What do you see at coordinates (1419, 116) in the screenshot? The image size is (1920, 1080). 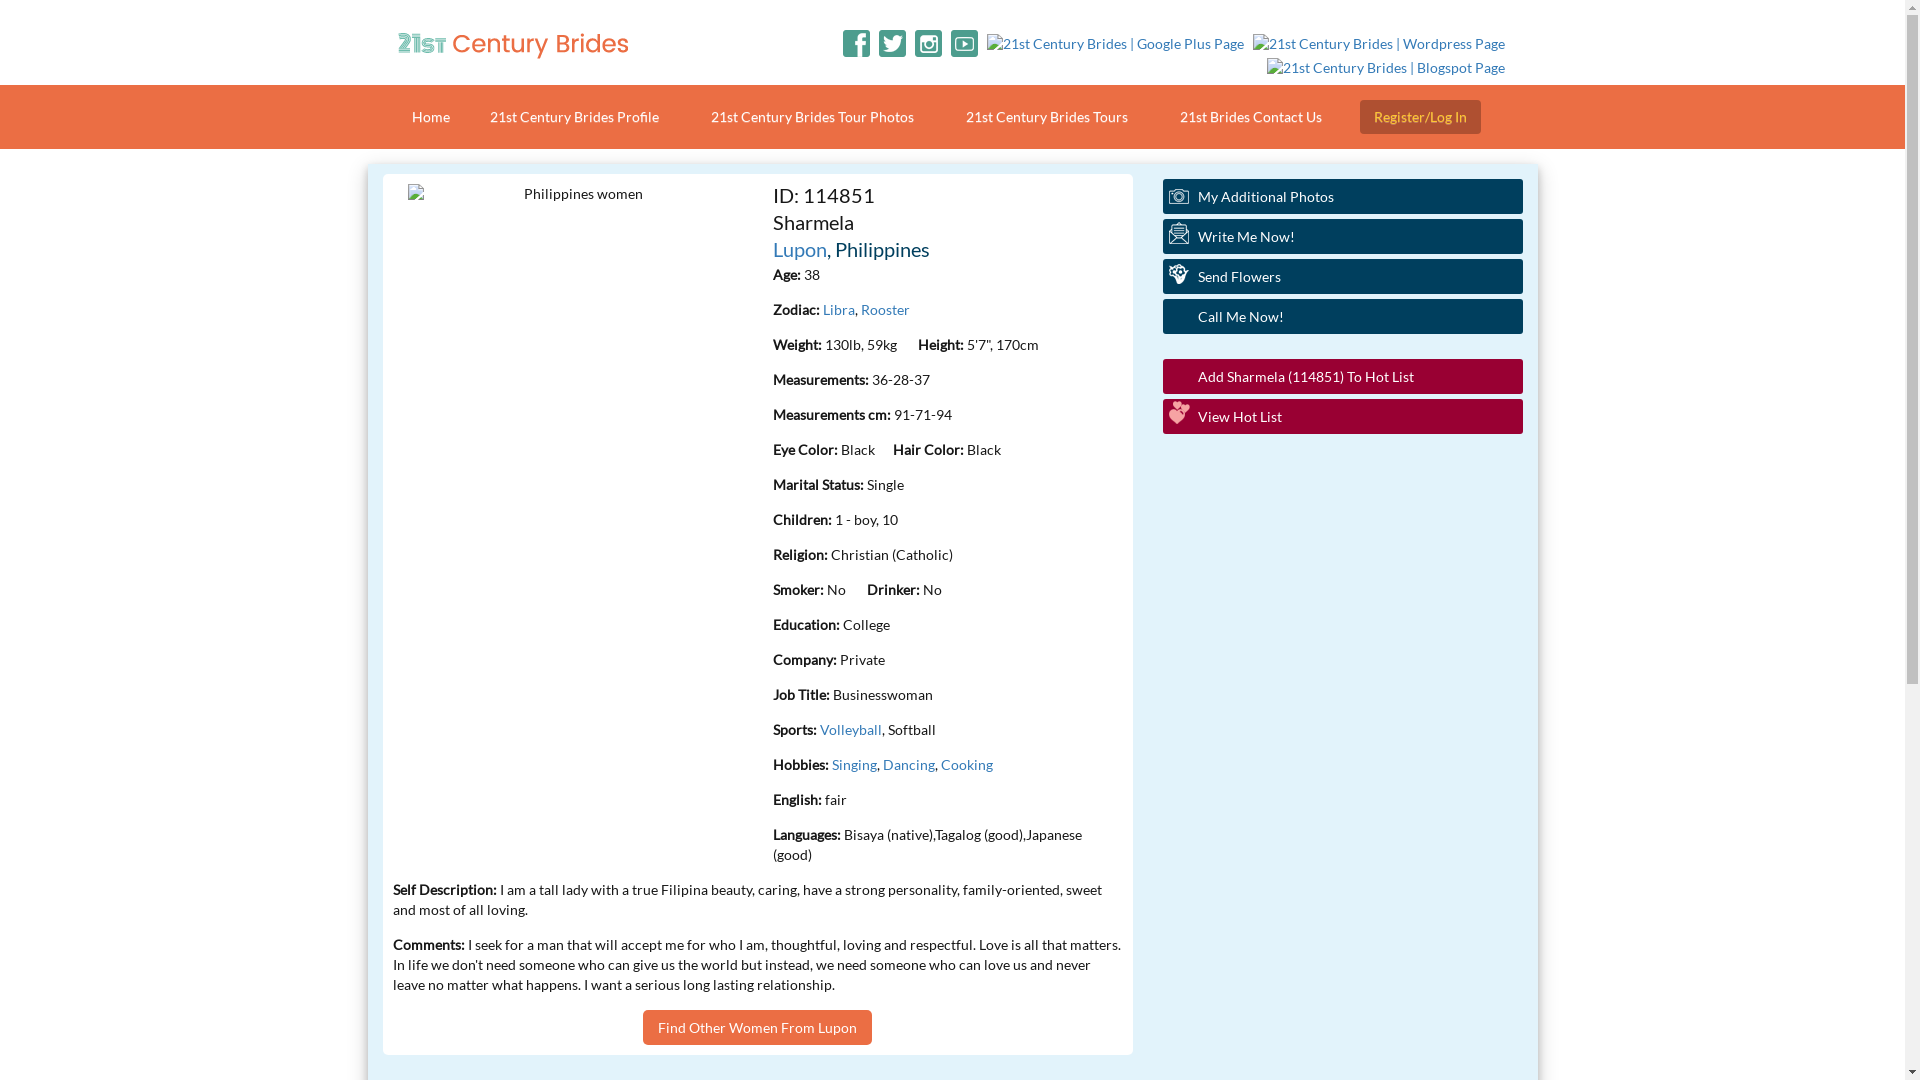 I see `'Register/Log In'` at bounding box center [1419, 116].